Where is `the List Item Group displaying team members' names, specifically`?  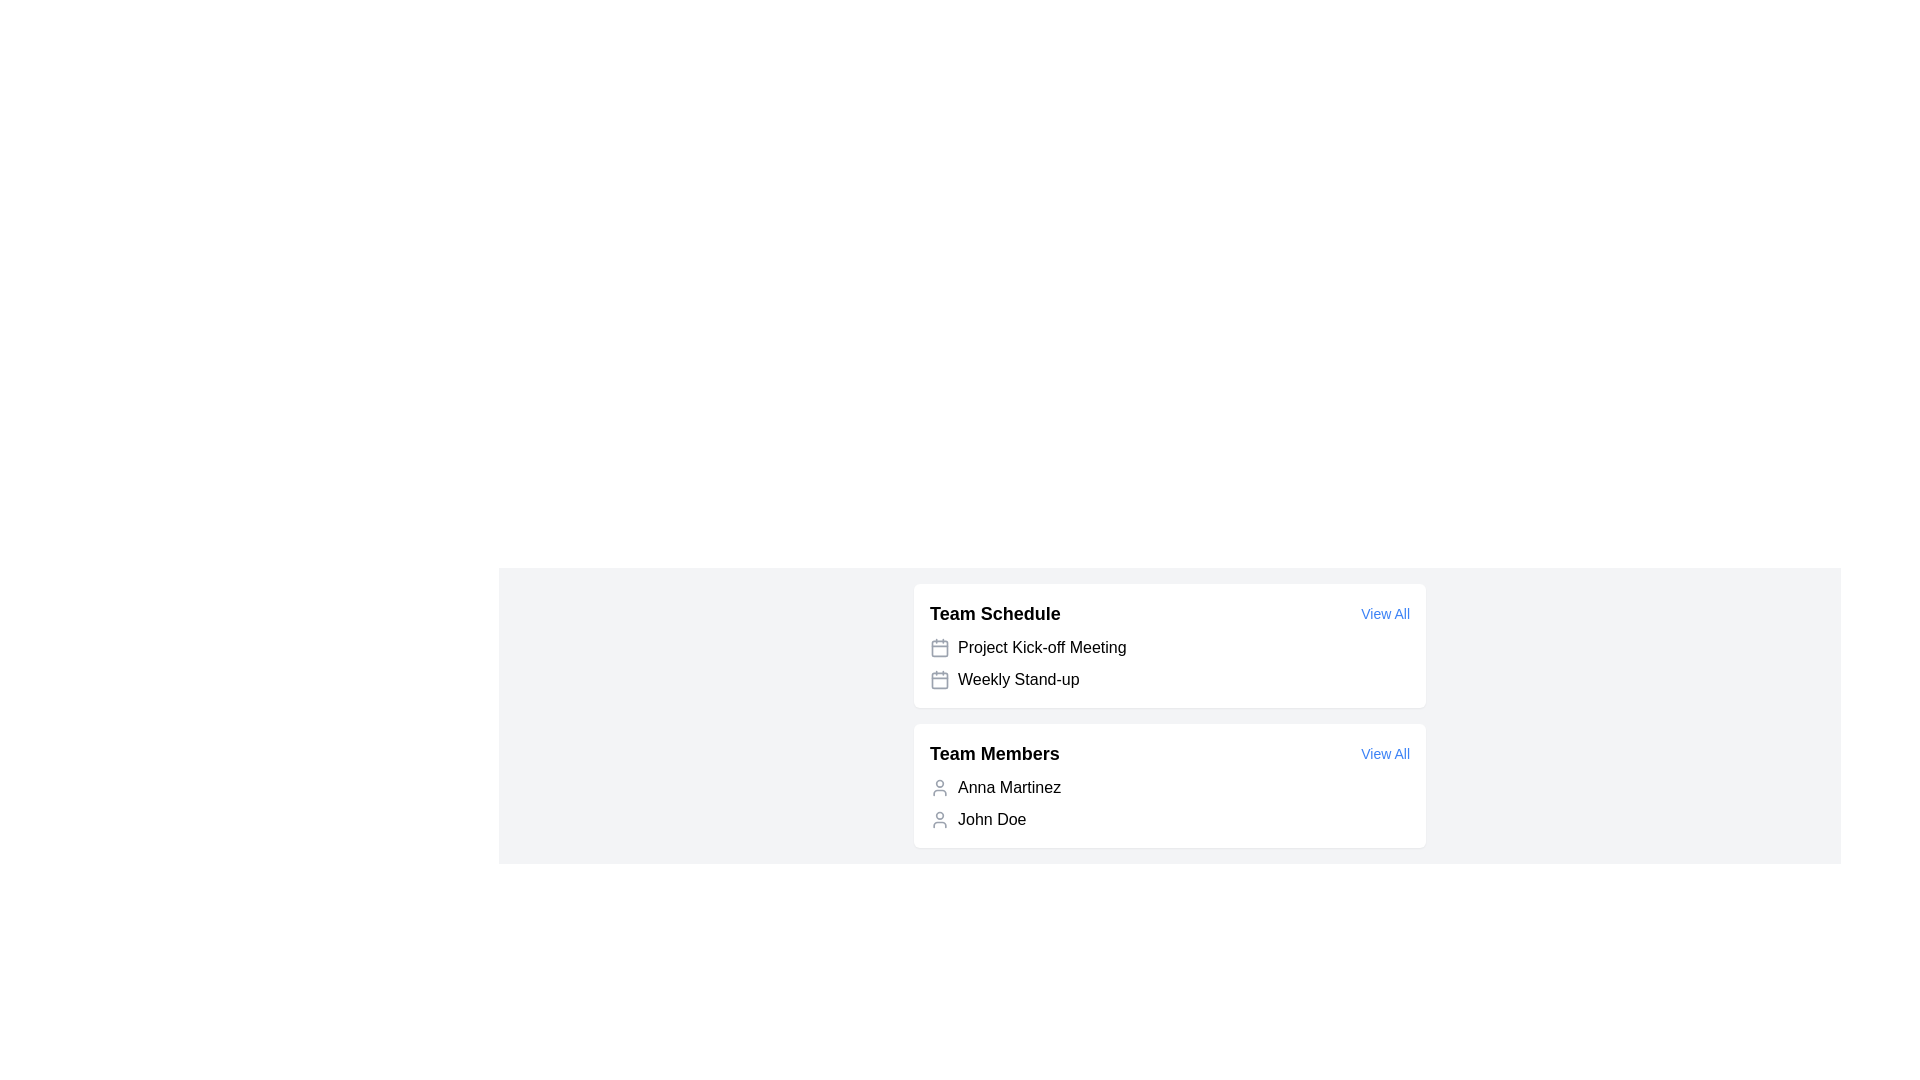 the List Item Group displaying team members' names, specifically is located at coordinates (1170, 802).